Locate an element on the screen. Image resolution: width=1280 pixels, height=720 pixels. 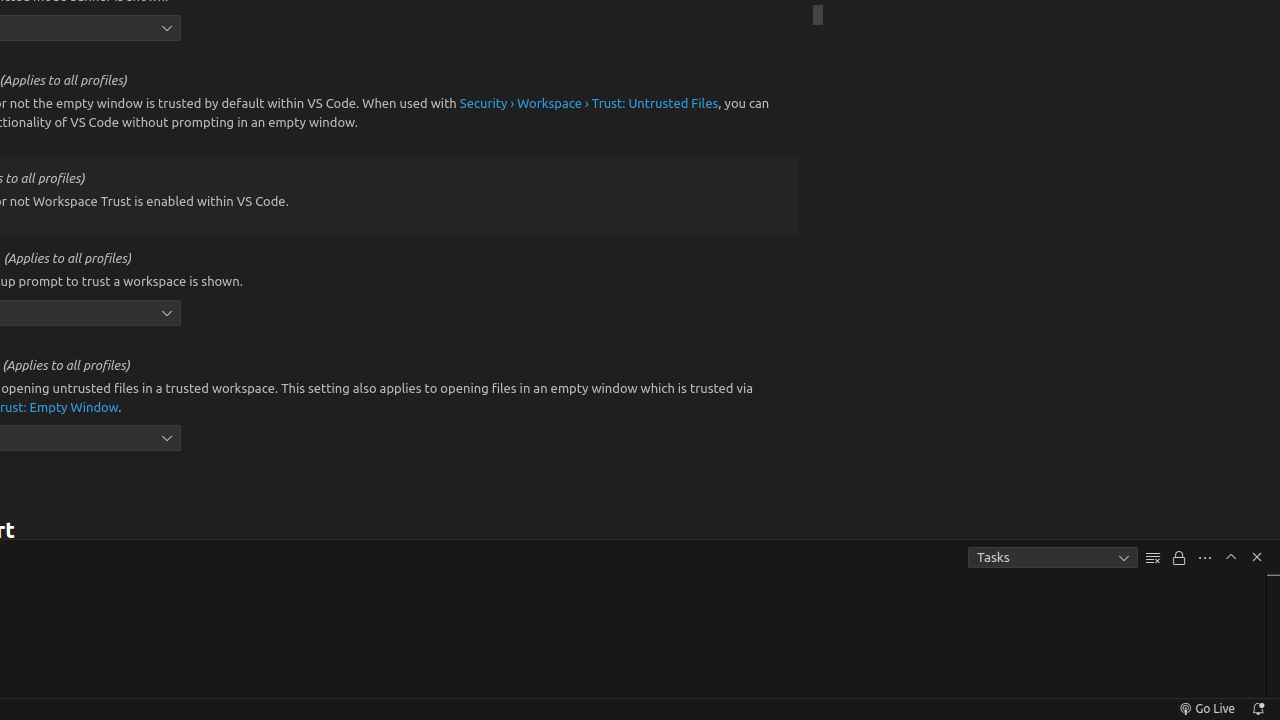
'Views and More Actions...' is located at coordinates (1203, 557).